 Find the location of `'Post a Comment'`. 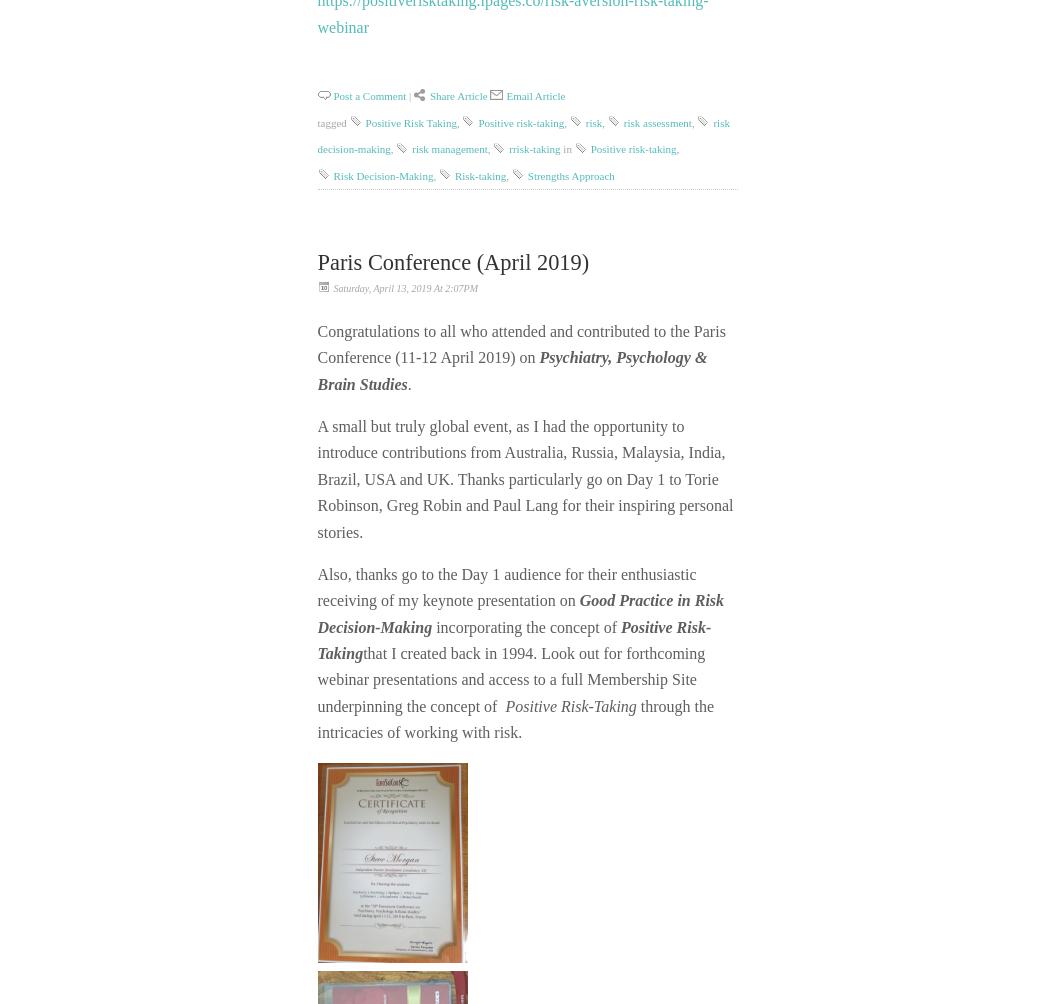

'Post a Comment' is located at coordinates (369, 95).